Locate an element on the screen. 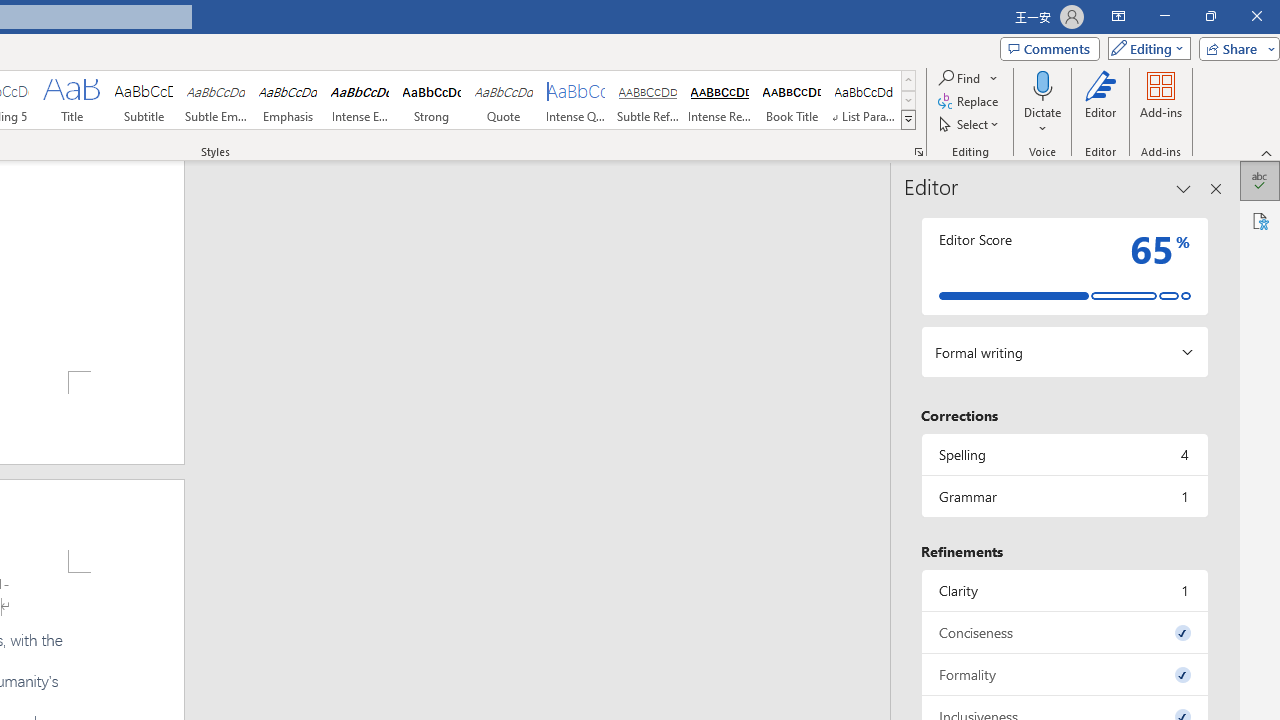  'Clarity, 1 issue. Press space or enter to review items.' is located at coordinates (1063, 589).